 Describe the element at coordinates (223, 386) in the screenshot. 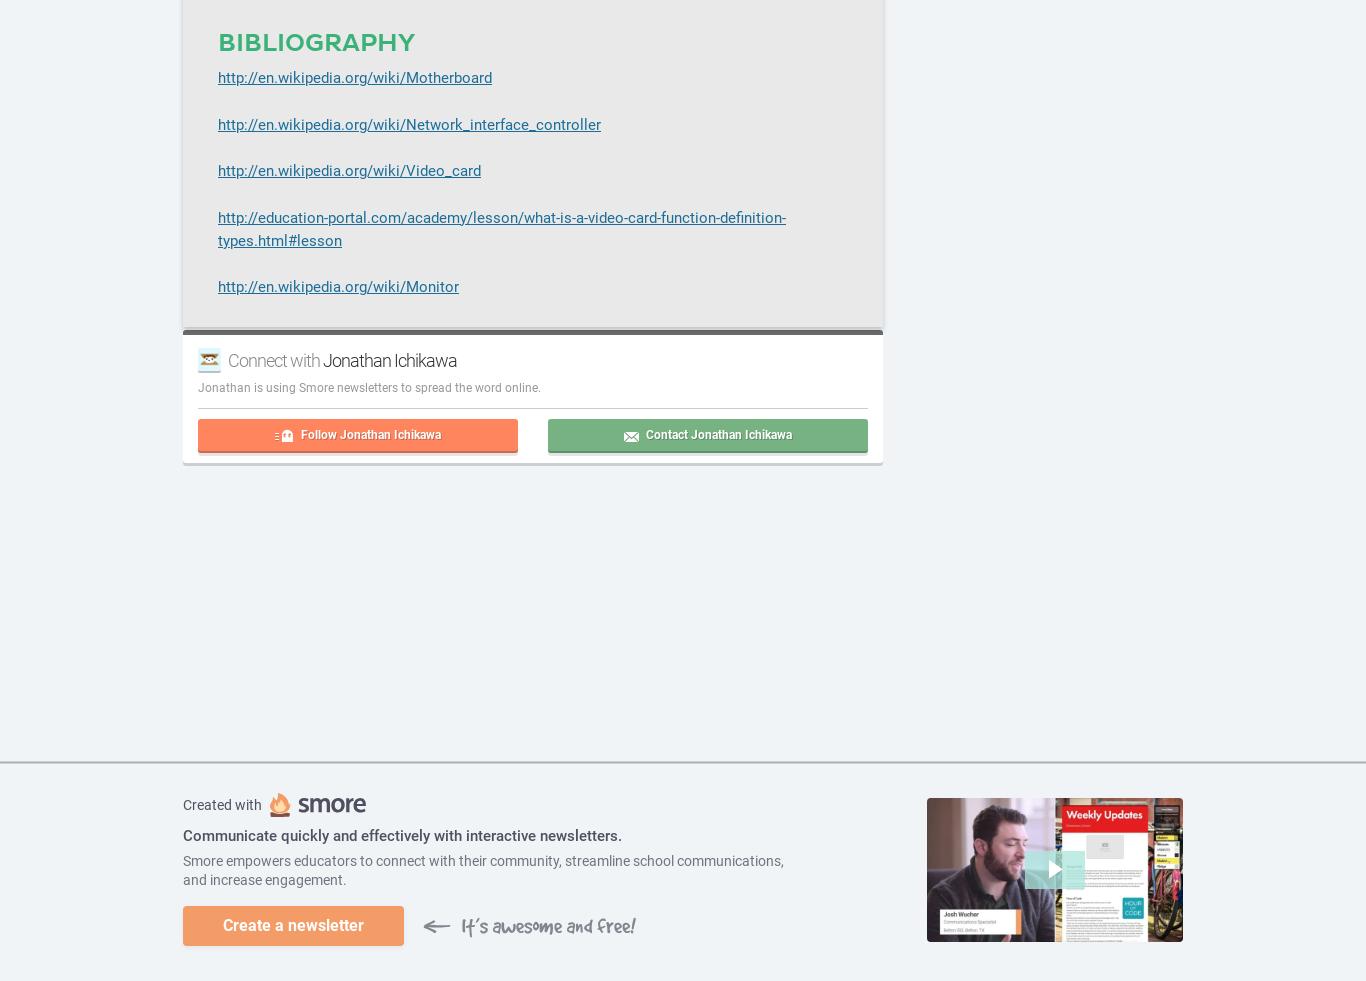

I see `'Jonathan'` at that location.